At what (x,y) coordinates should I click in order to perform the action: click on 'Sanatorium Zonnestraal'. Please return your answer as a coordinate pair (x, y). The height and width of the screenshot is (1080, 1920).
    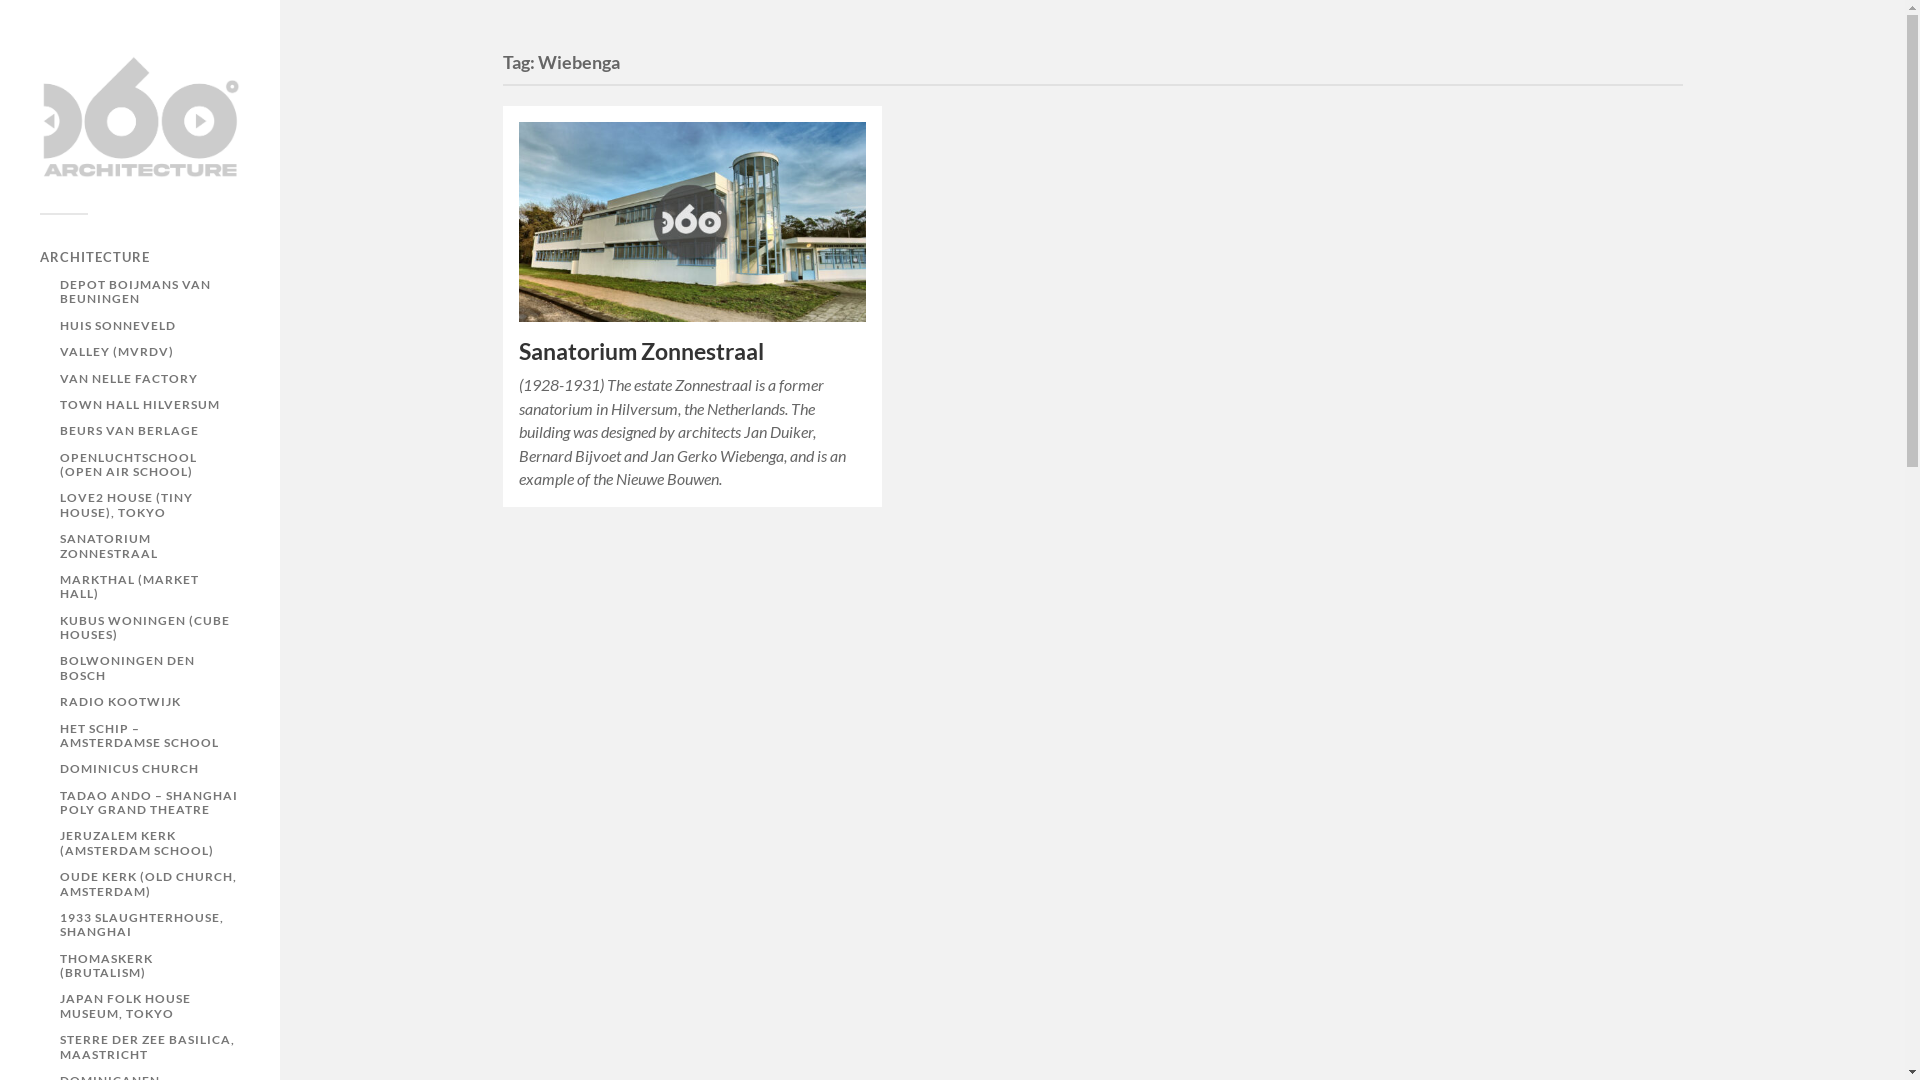
    Looking at the image, I should click on (640, 350).